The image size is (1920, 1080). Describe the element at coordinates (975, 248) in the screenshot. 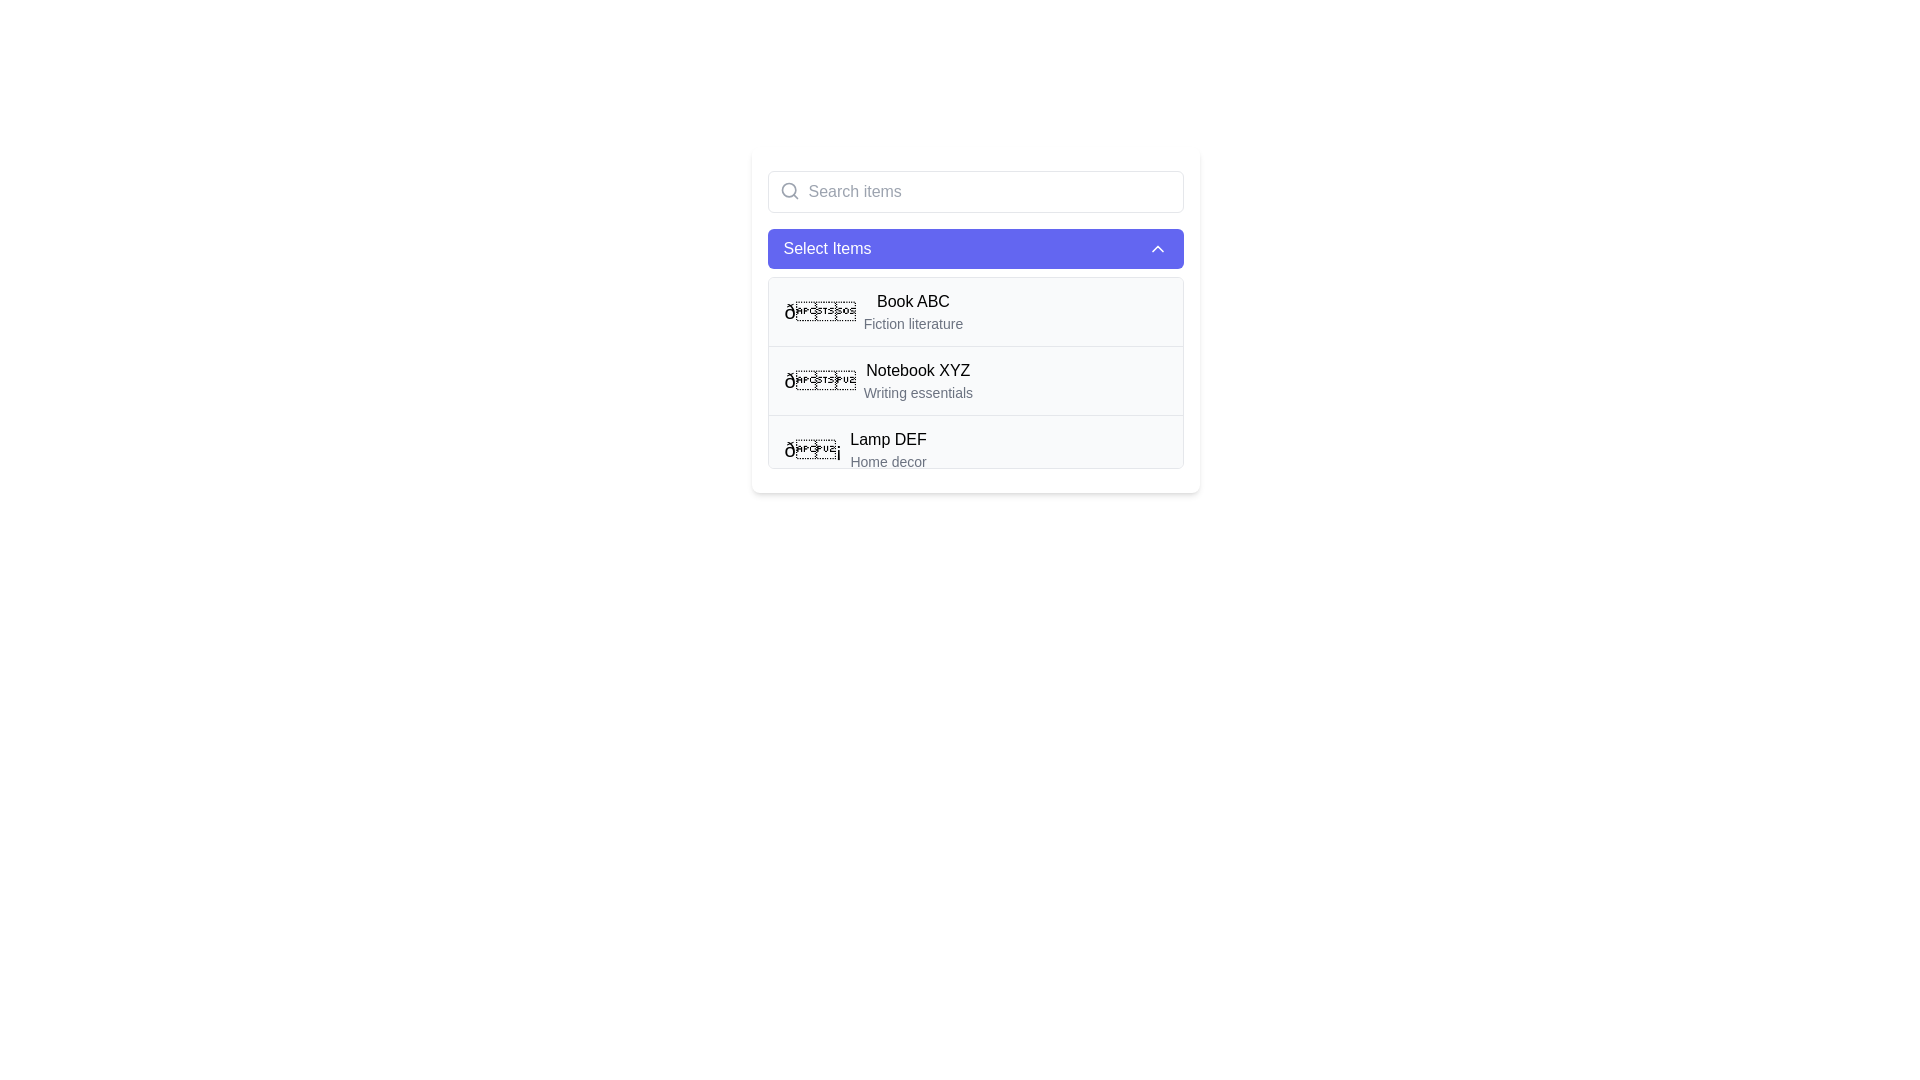

I see `the 'Select Items' button with an indigo blue background` at that location.